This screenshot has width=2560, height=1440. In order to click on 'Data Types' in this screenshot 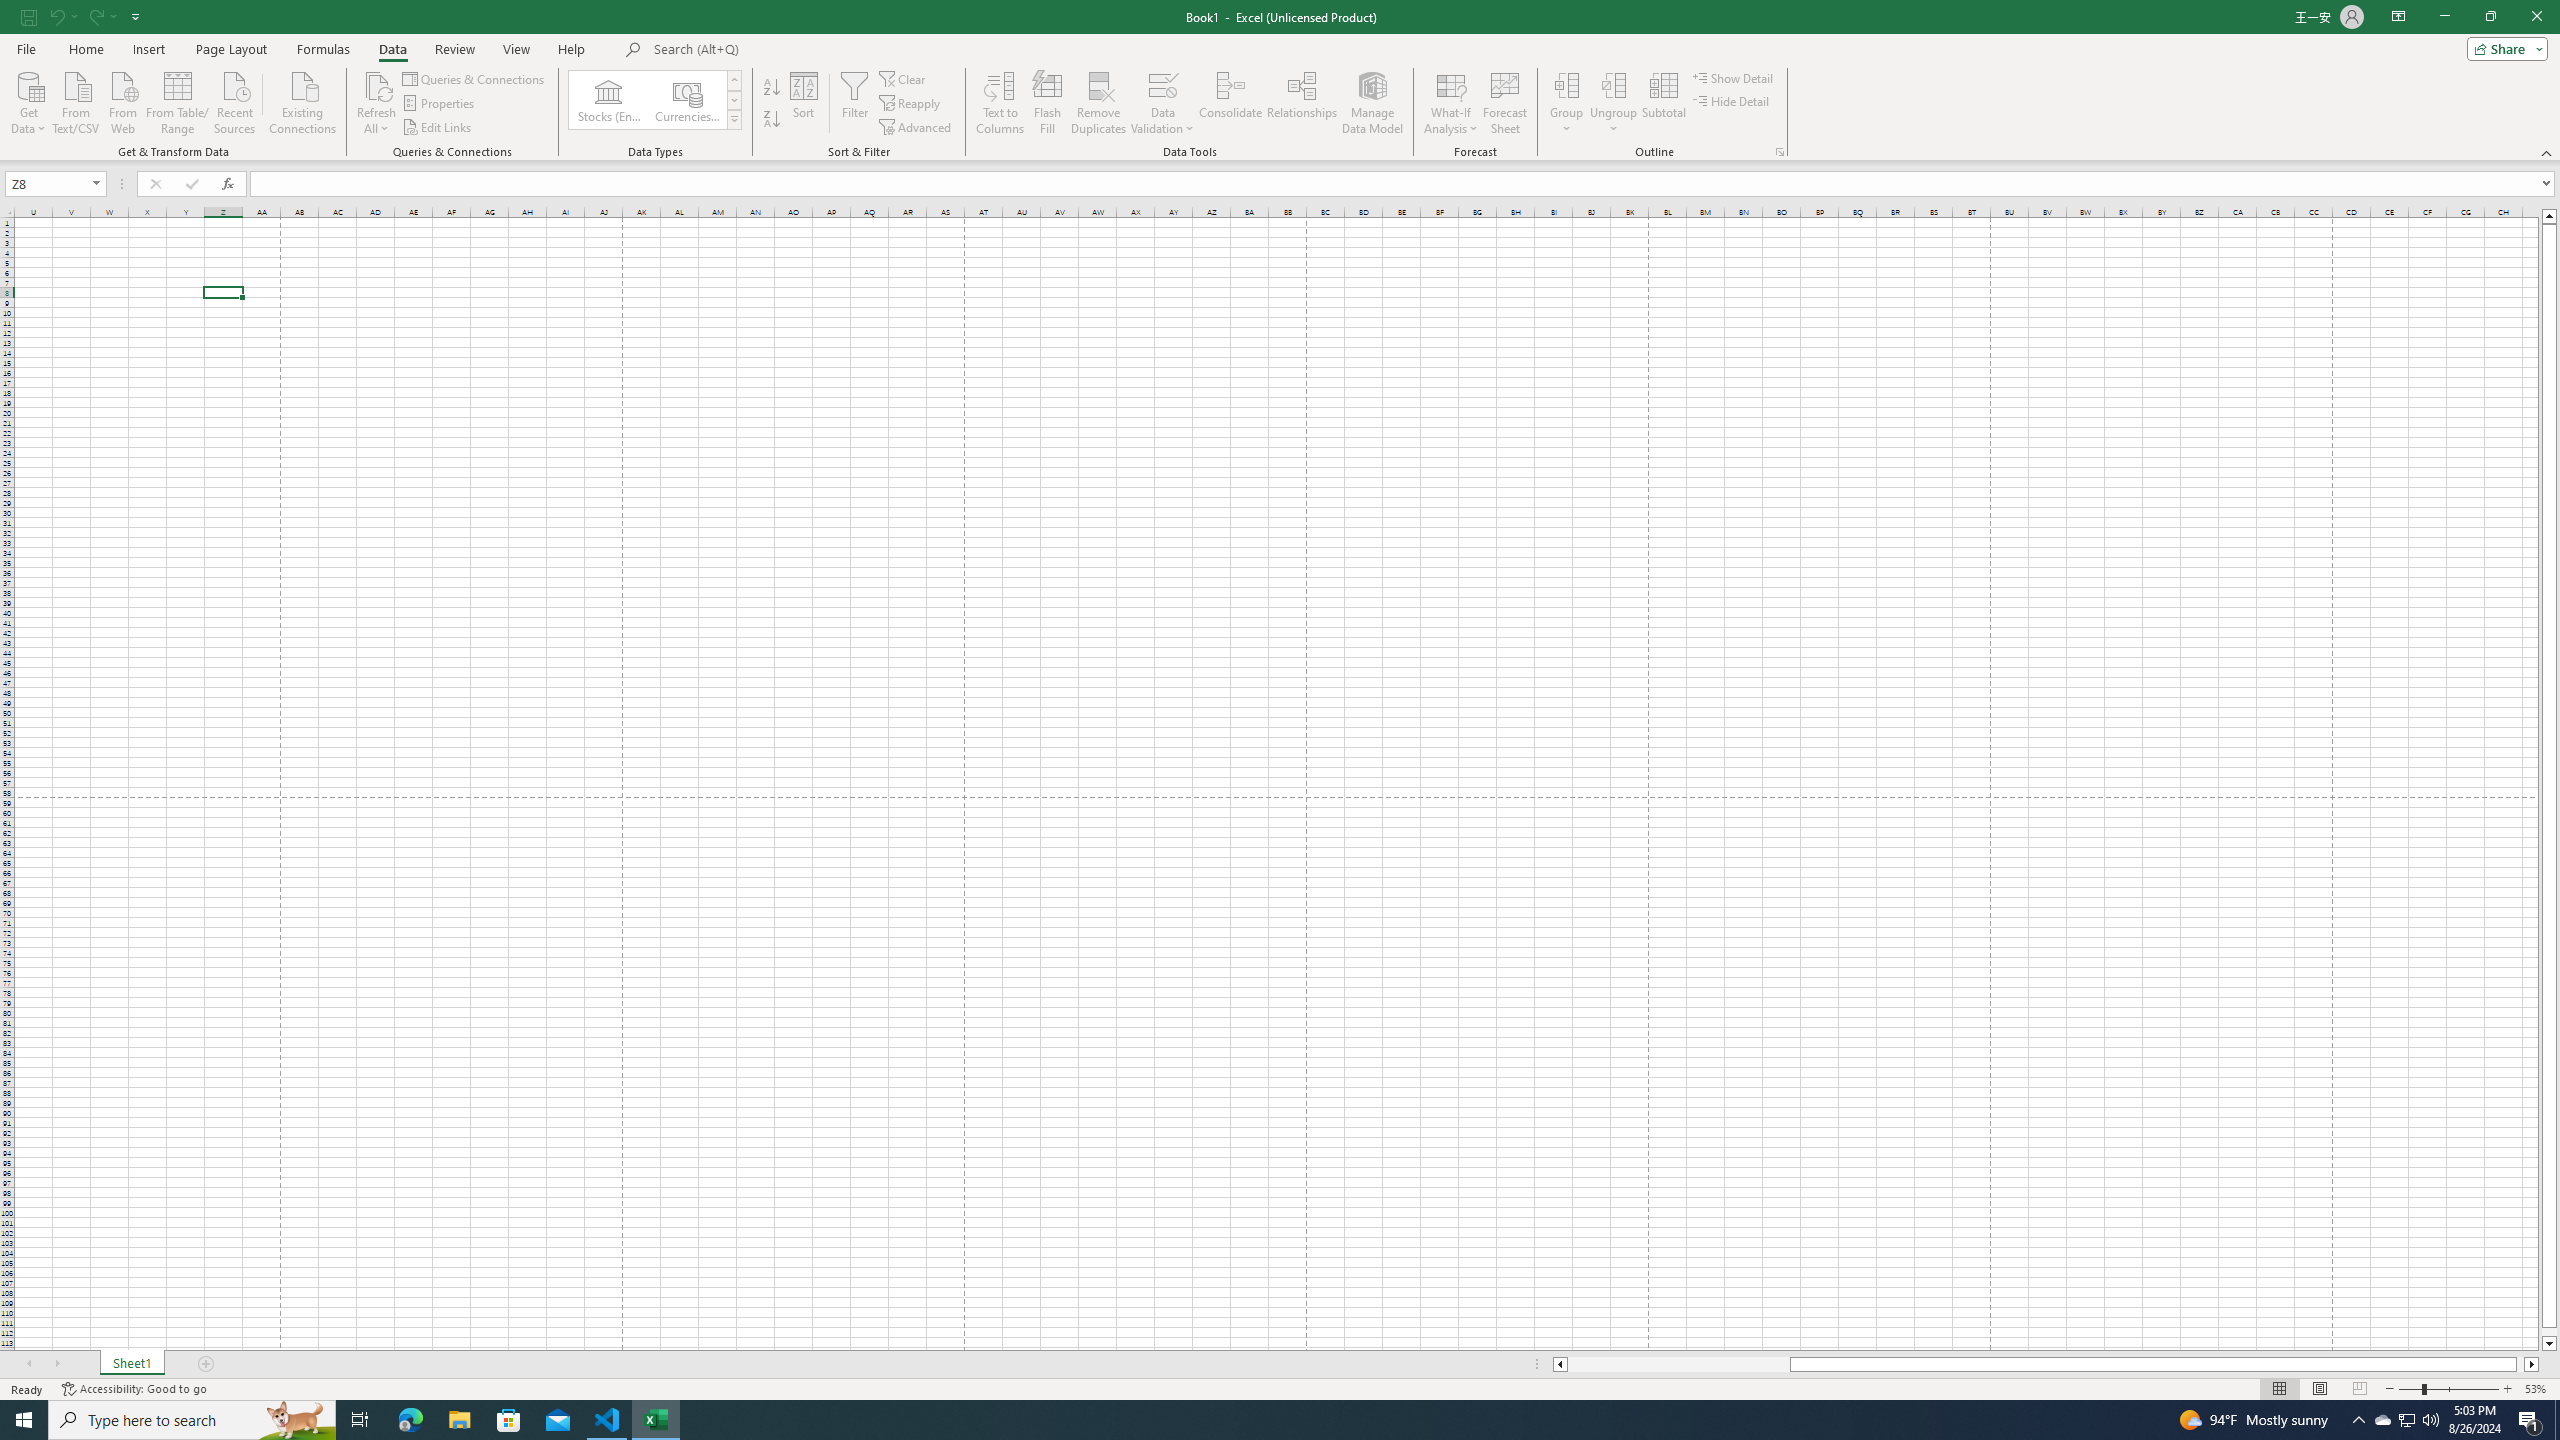, I will do `click(733, 118)`.